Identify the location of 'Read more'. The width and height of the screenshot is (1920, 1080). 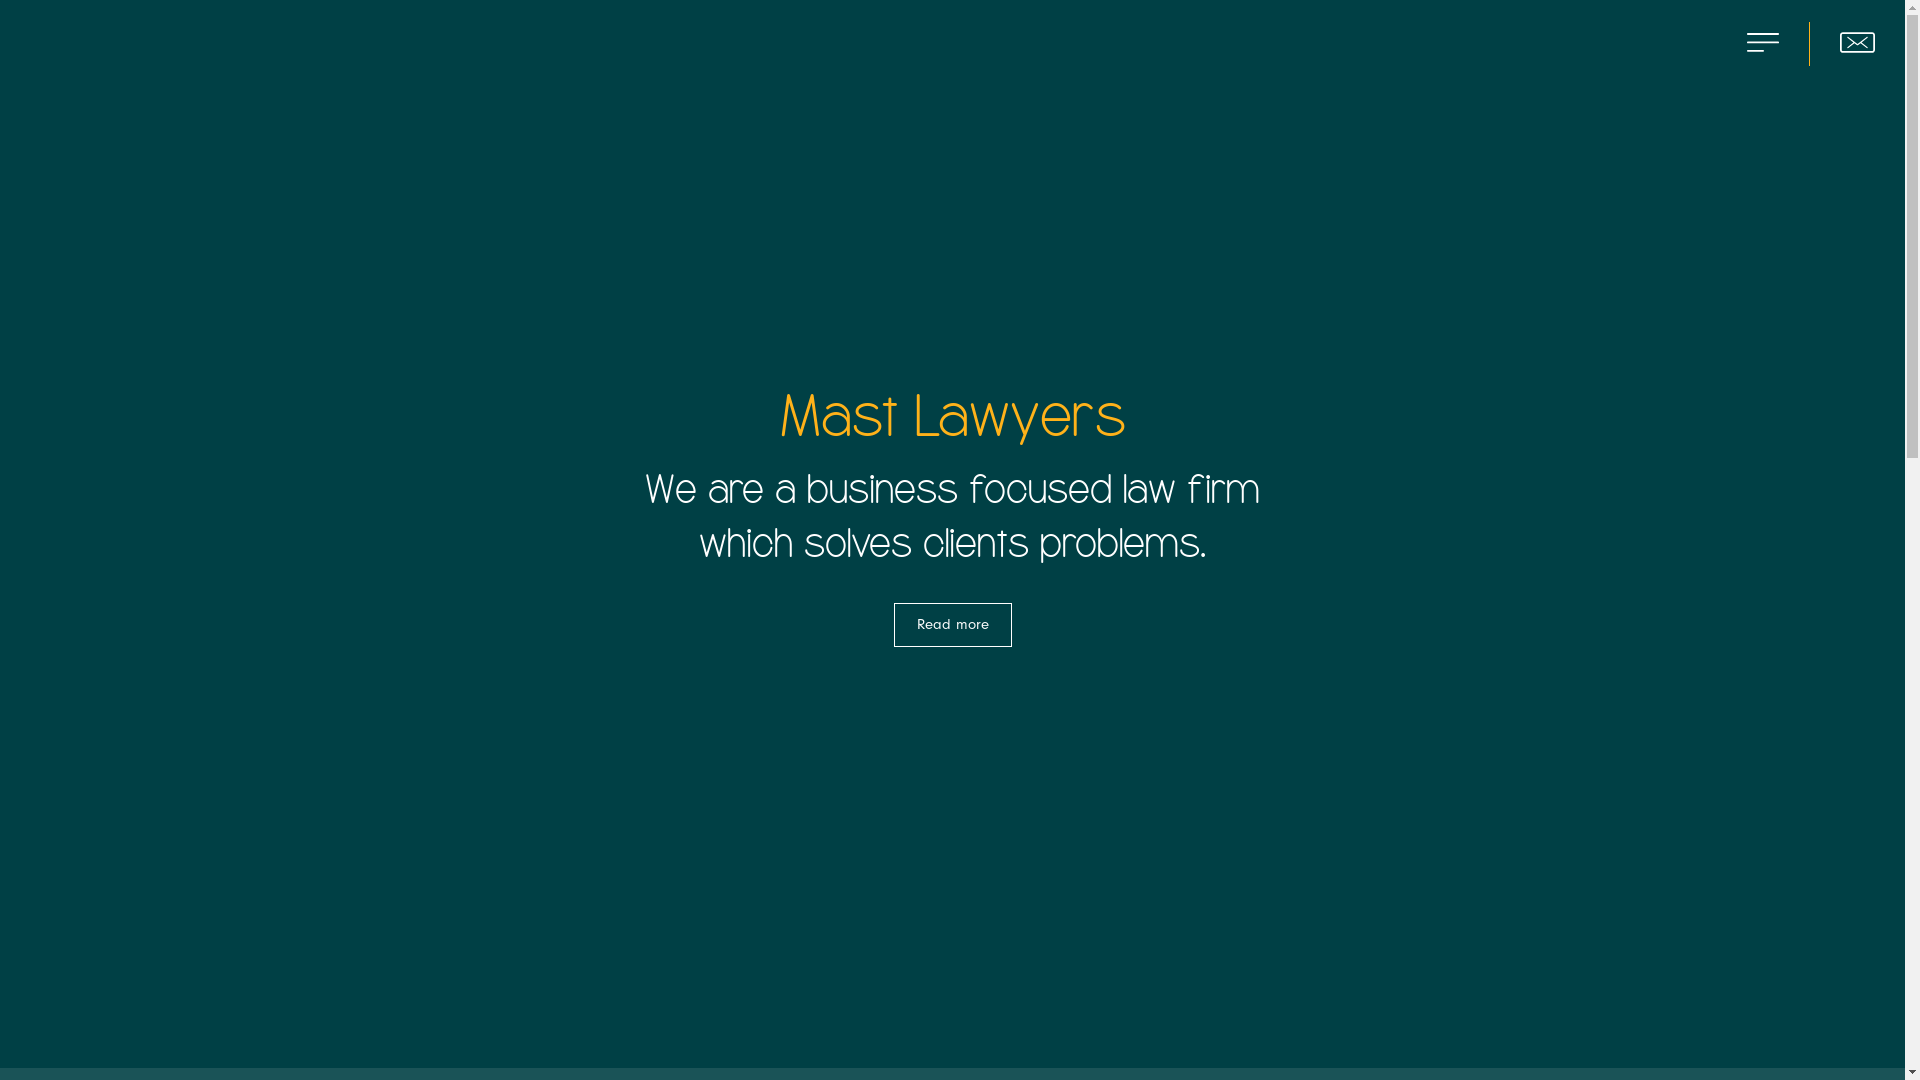
(892, 623).